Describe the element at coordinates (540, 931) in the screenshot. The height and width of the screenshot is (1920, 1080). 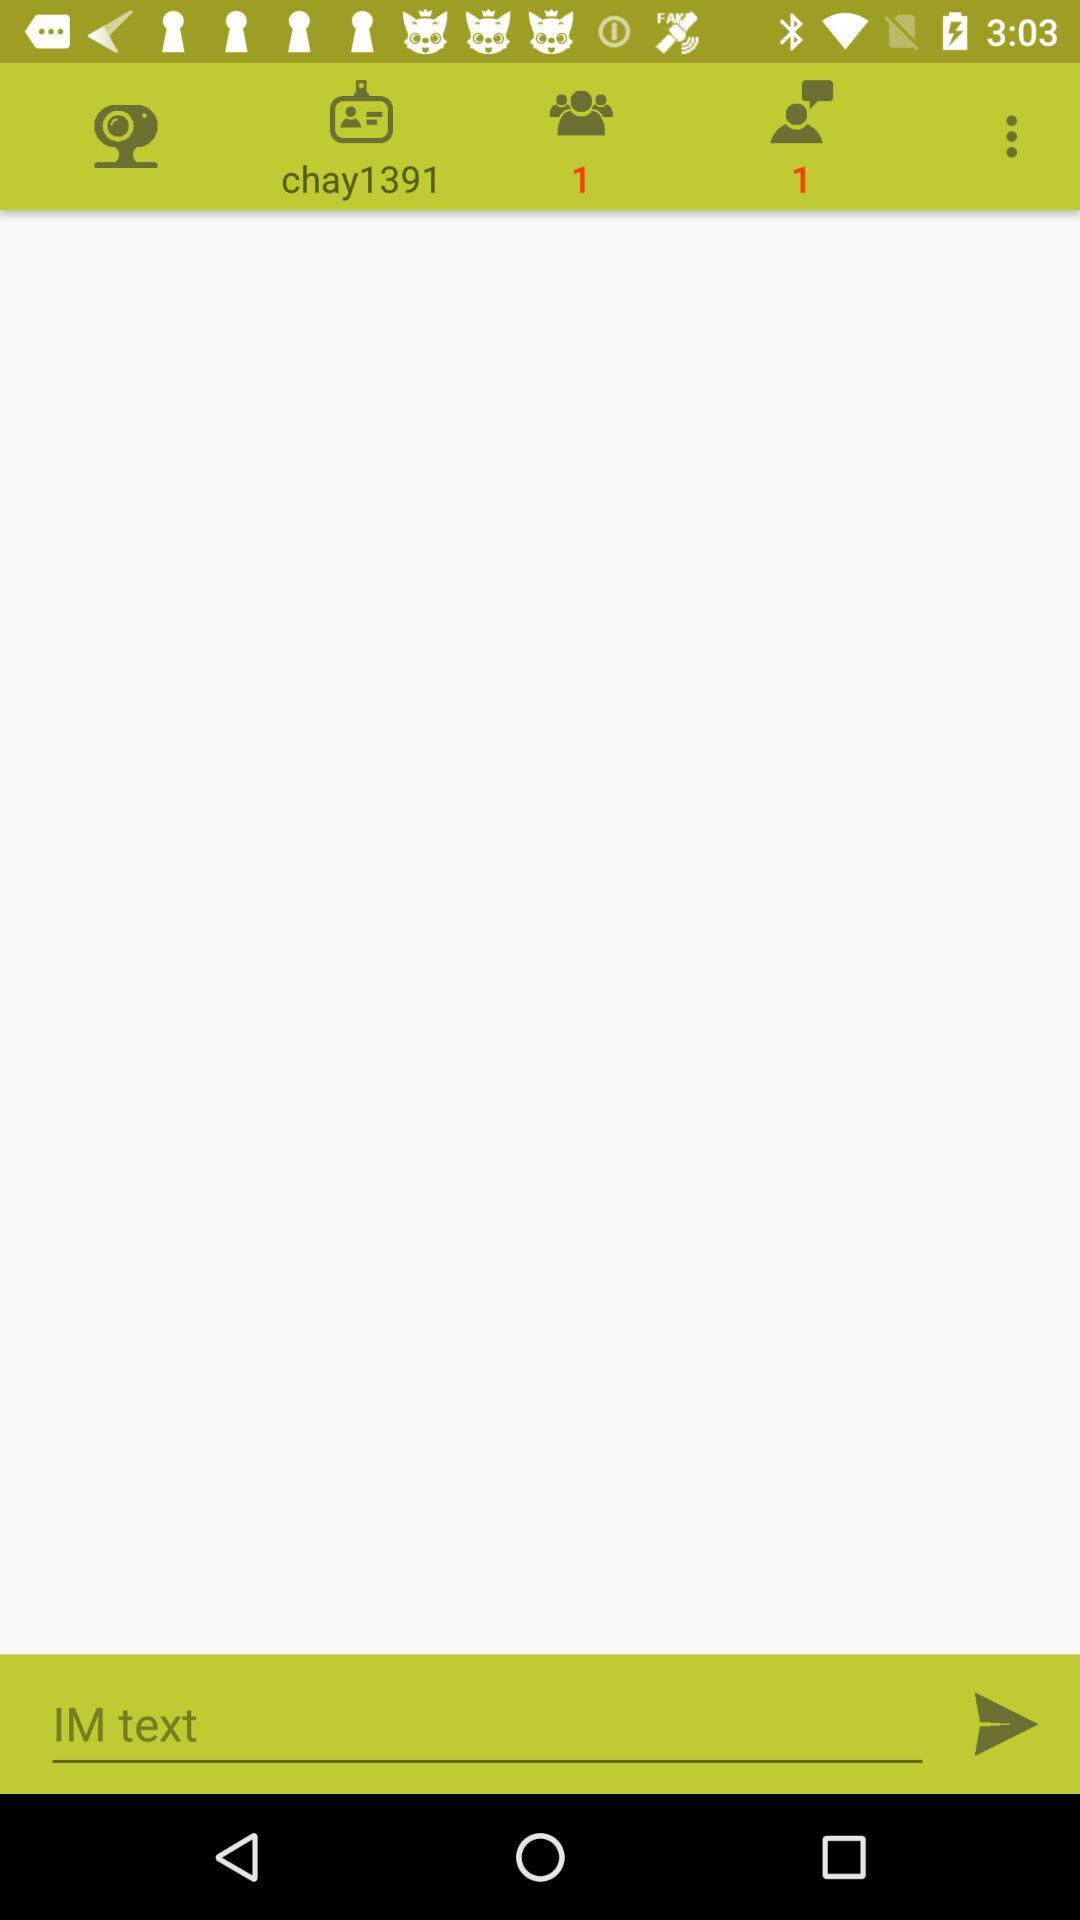
I see `blank page` at that location.